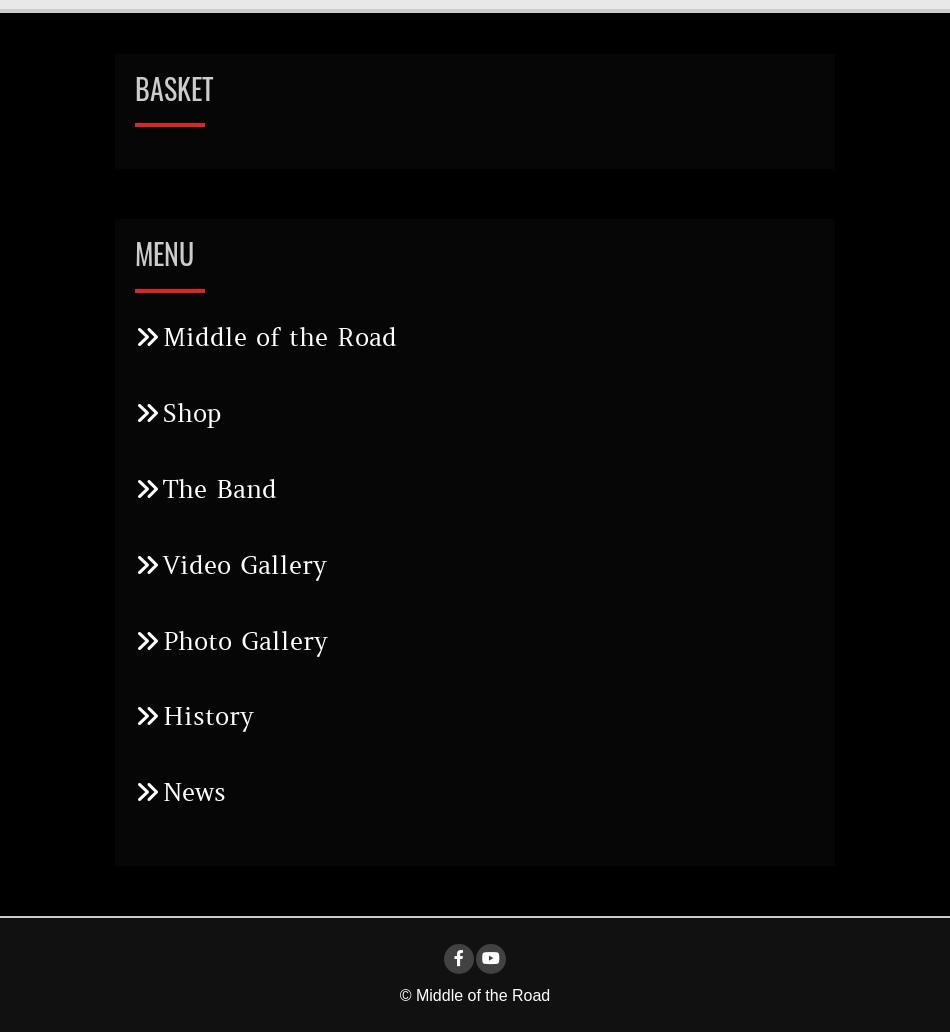  Describe the element at coordinates (164, 252) in the screenshot. I see `'Menu'` at that location.